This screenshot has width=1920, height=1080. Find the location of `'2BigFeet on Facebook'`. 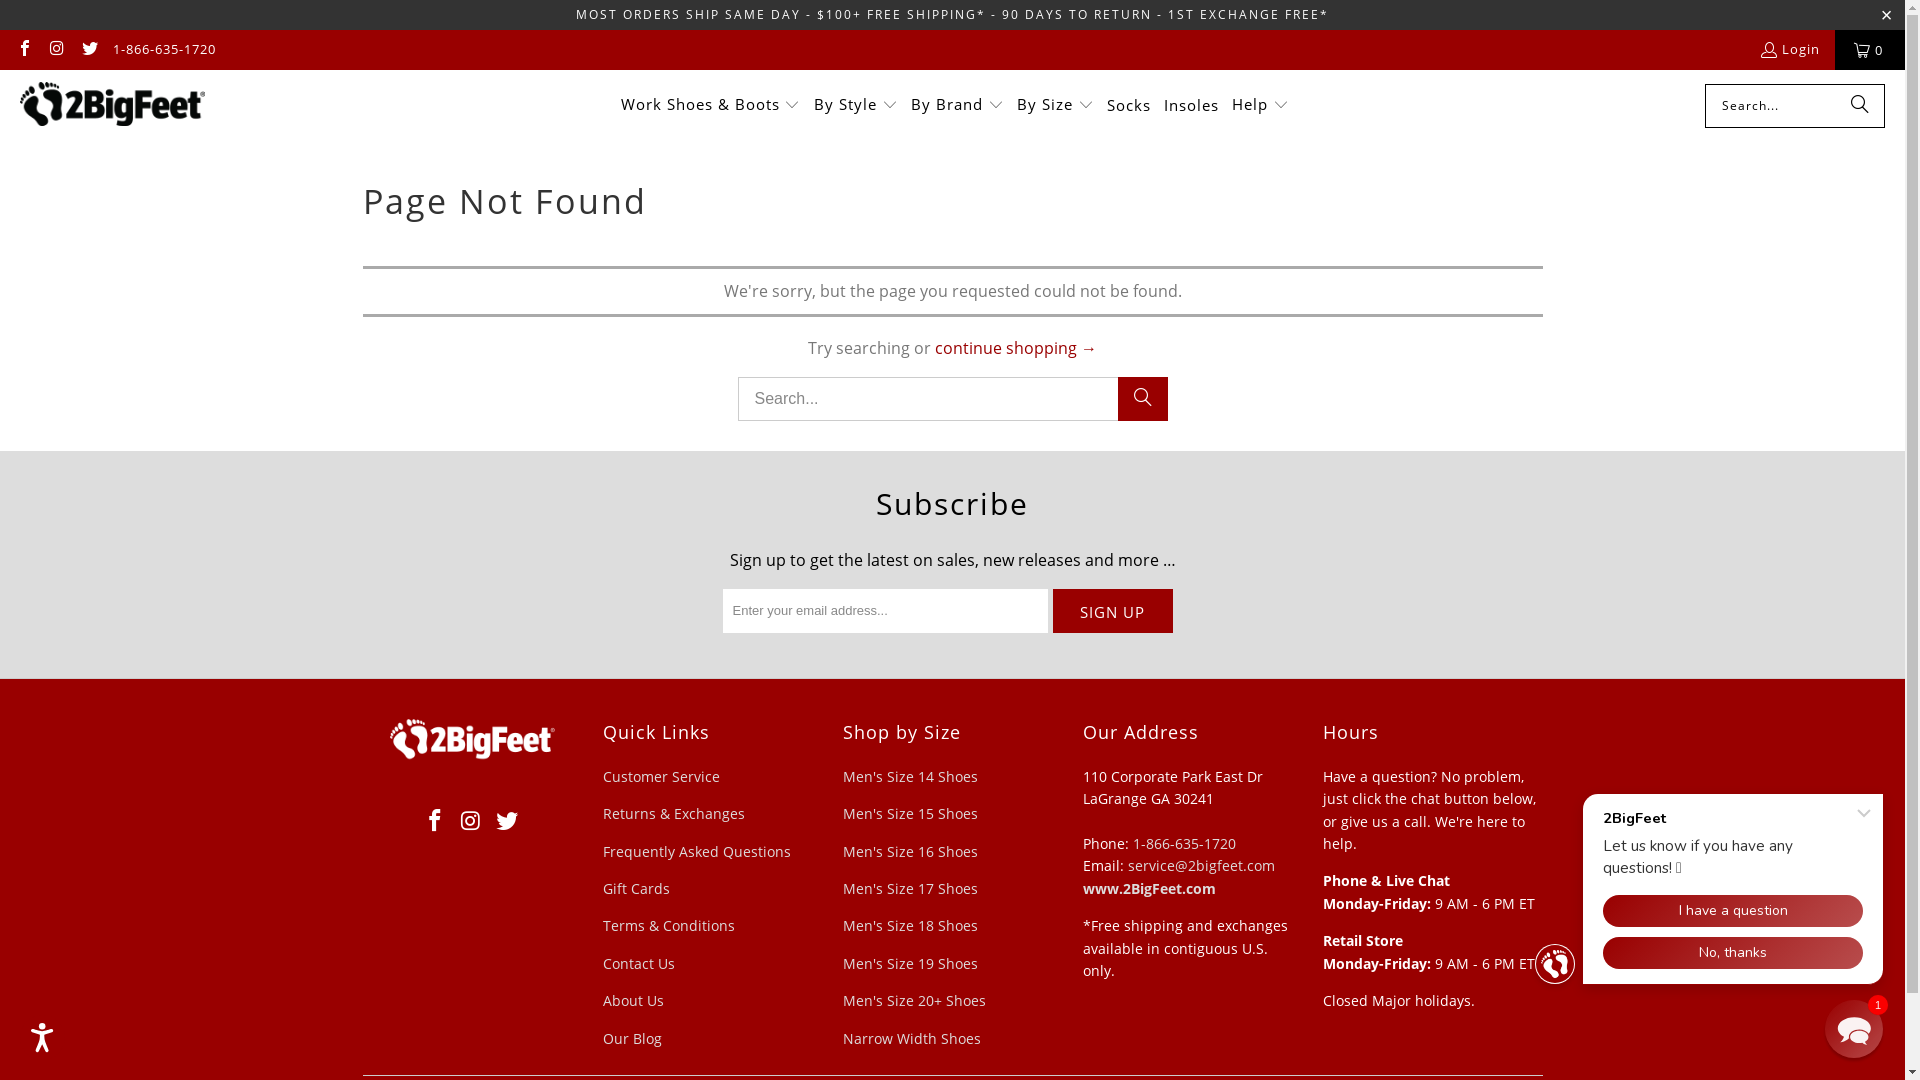

'2BigFeet on Facebook' is located at coordinates (14, 49).